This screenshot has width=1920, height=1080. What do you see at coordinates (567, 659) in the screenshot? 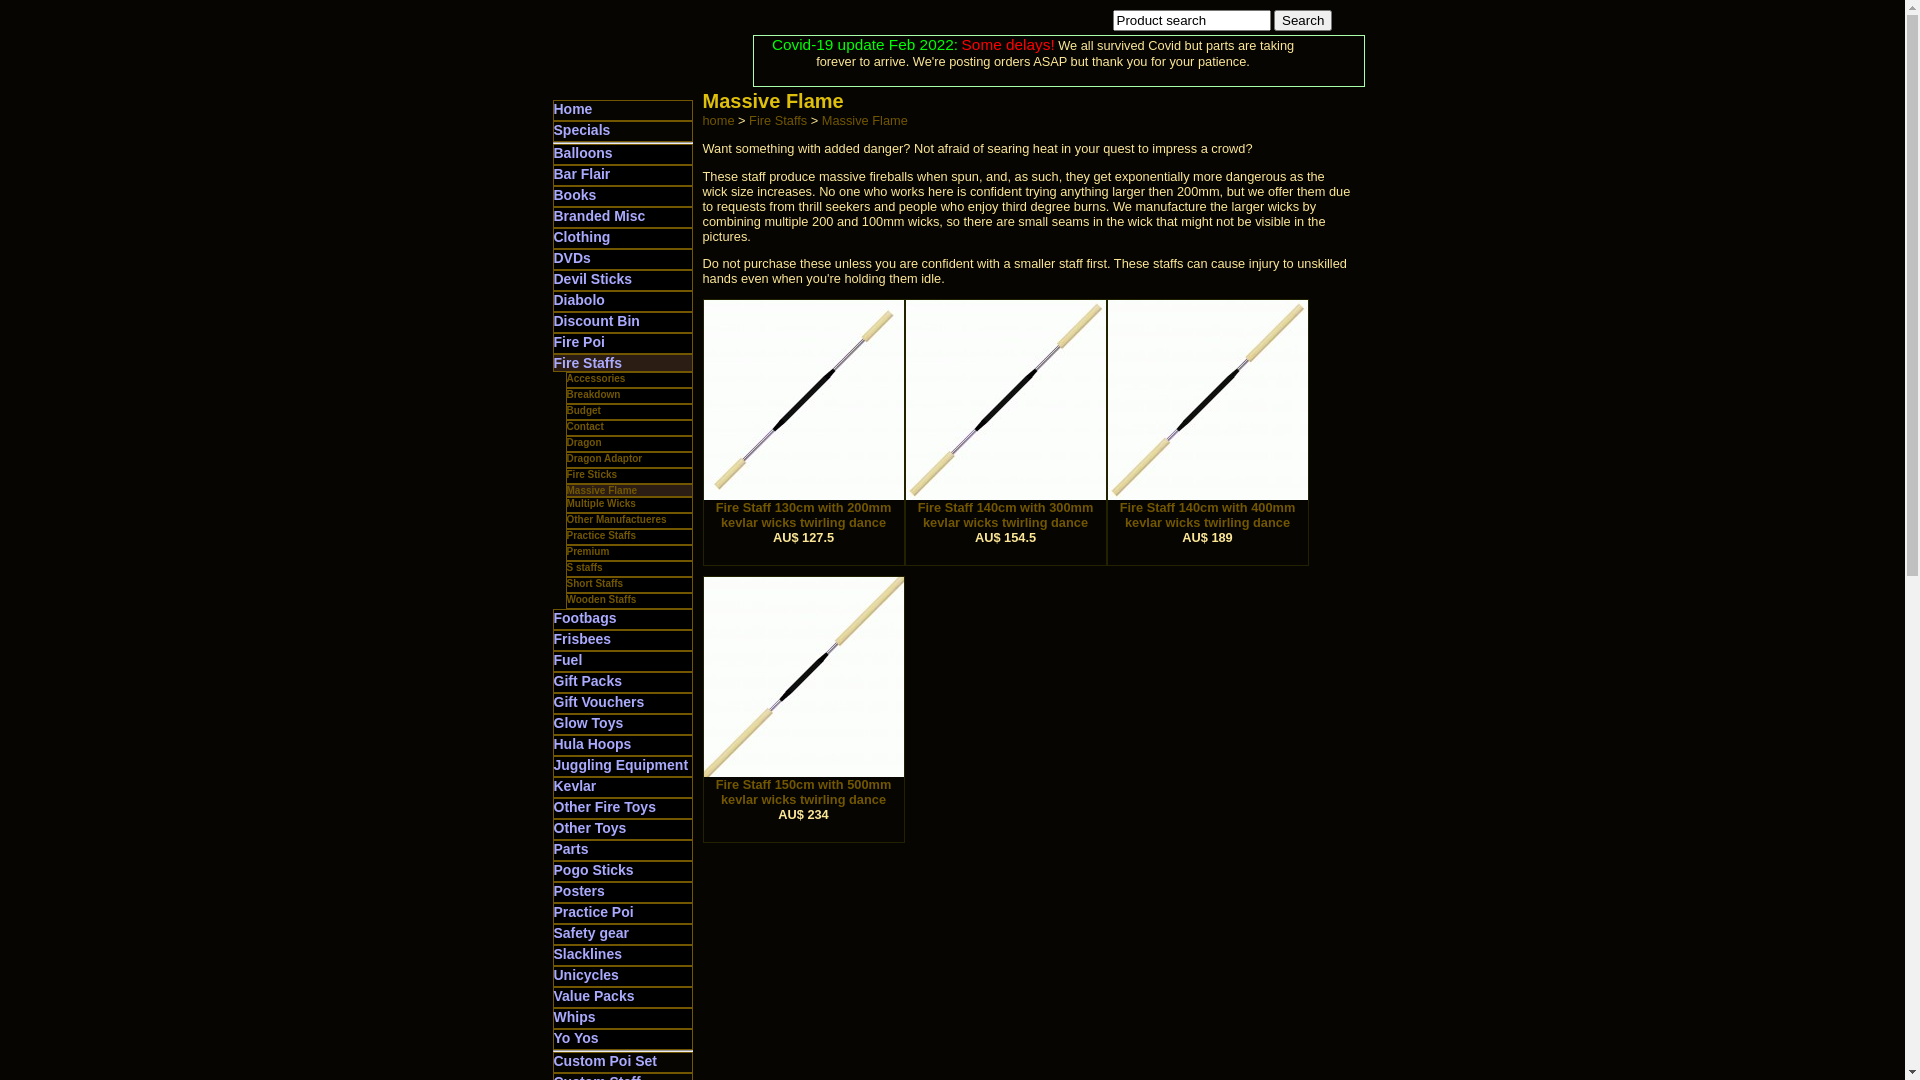
I see `'Fuel'` at bounding box center [567, 659].